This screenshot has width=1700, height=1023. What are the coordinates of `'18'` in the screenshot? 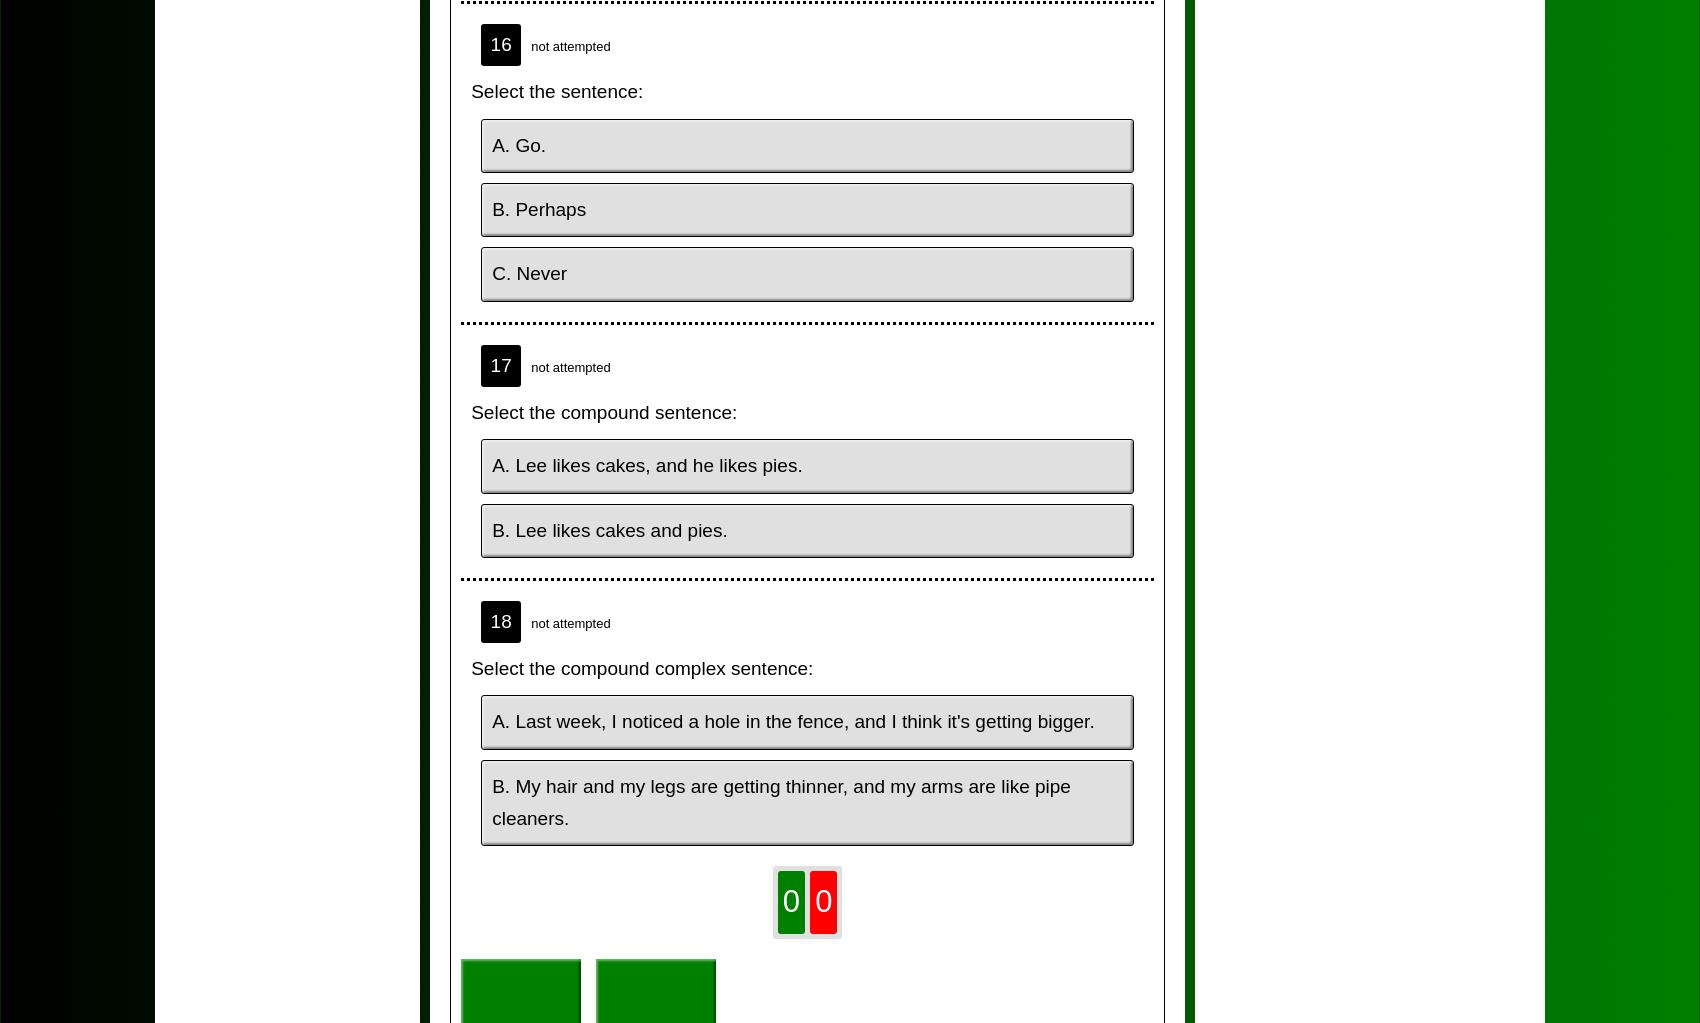 It's located at (500, 619).